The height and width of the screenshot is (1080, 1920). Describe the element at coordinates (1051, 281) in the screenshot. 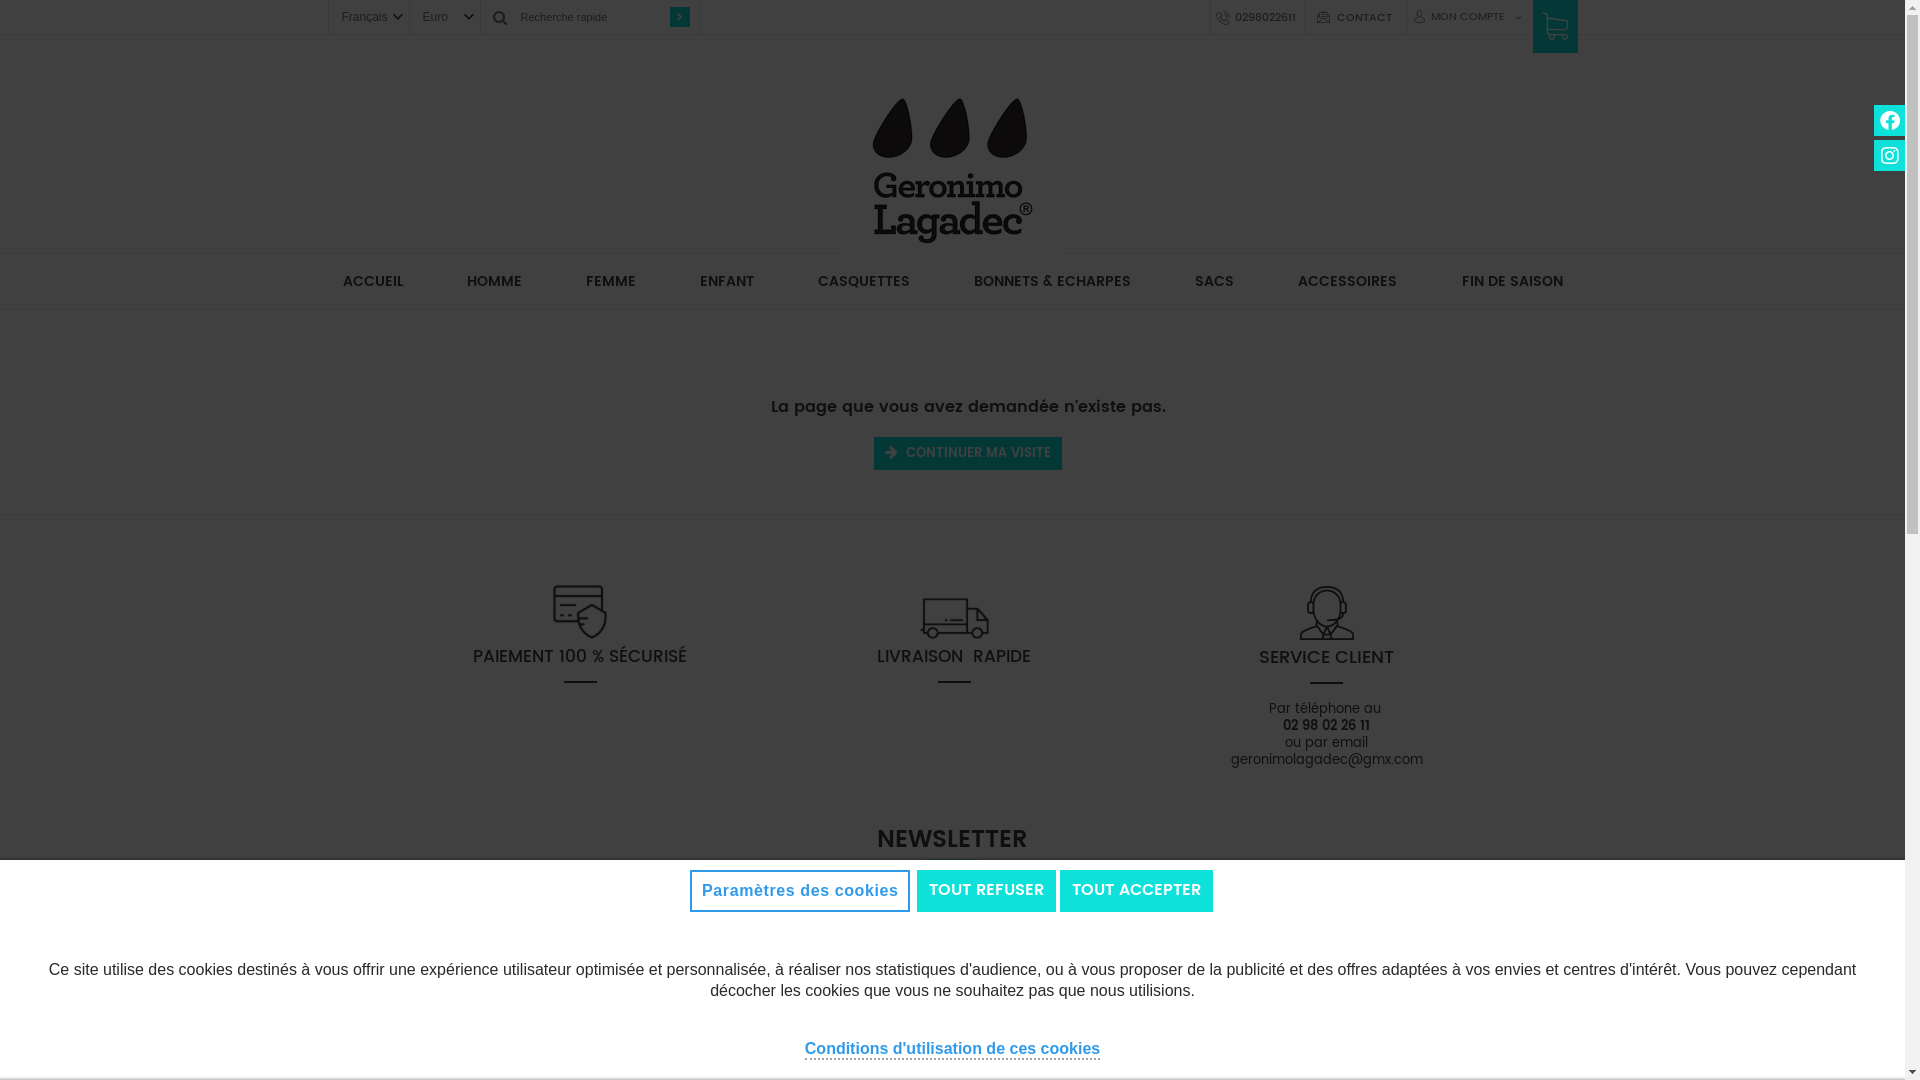

I see `'BONNETS & ECHARPES'` at that location.